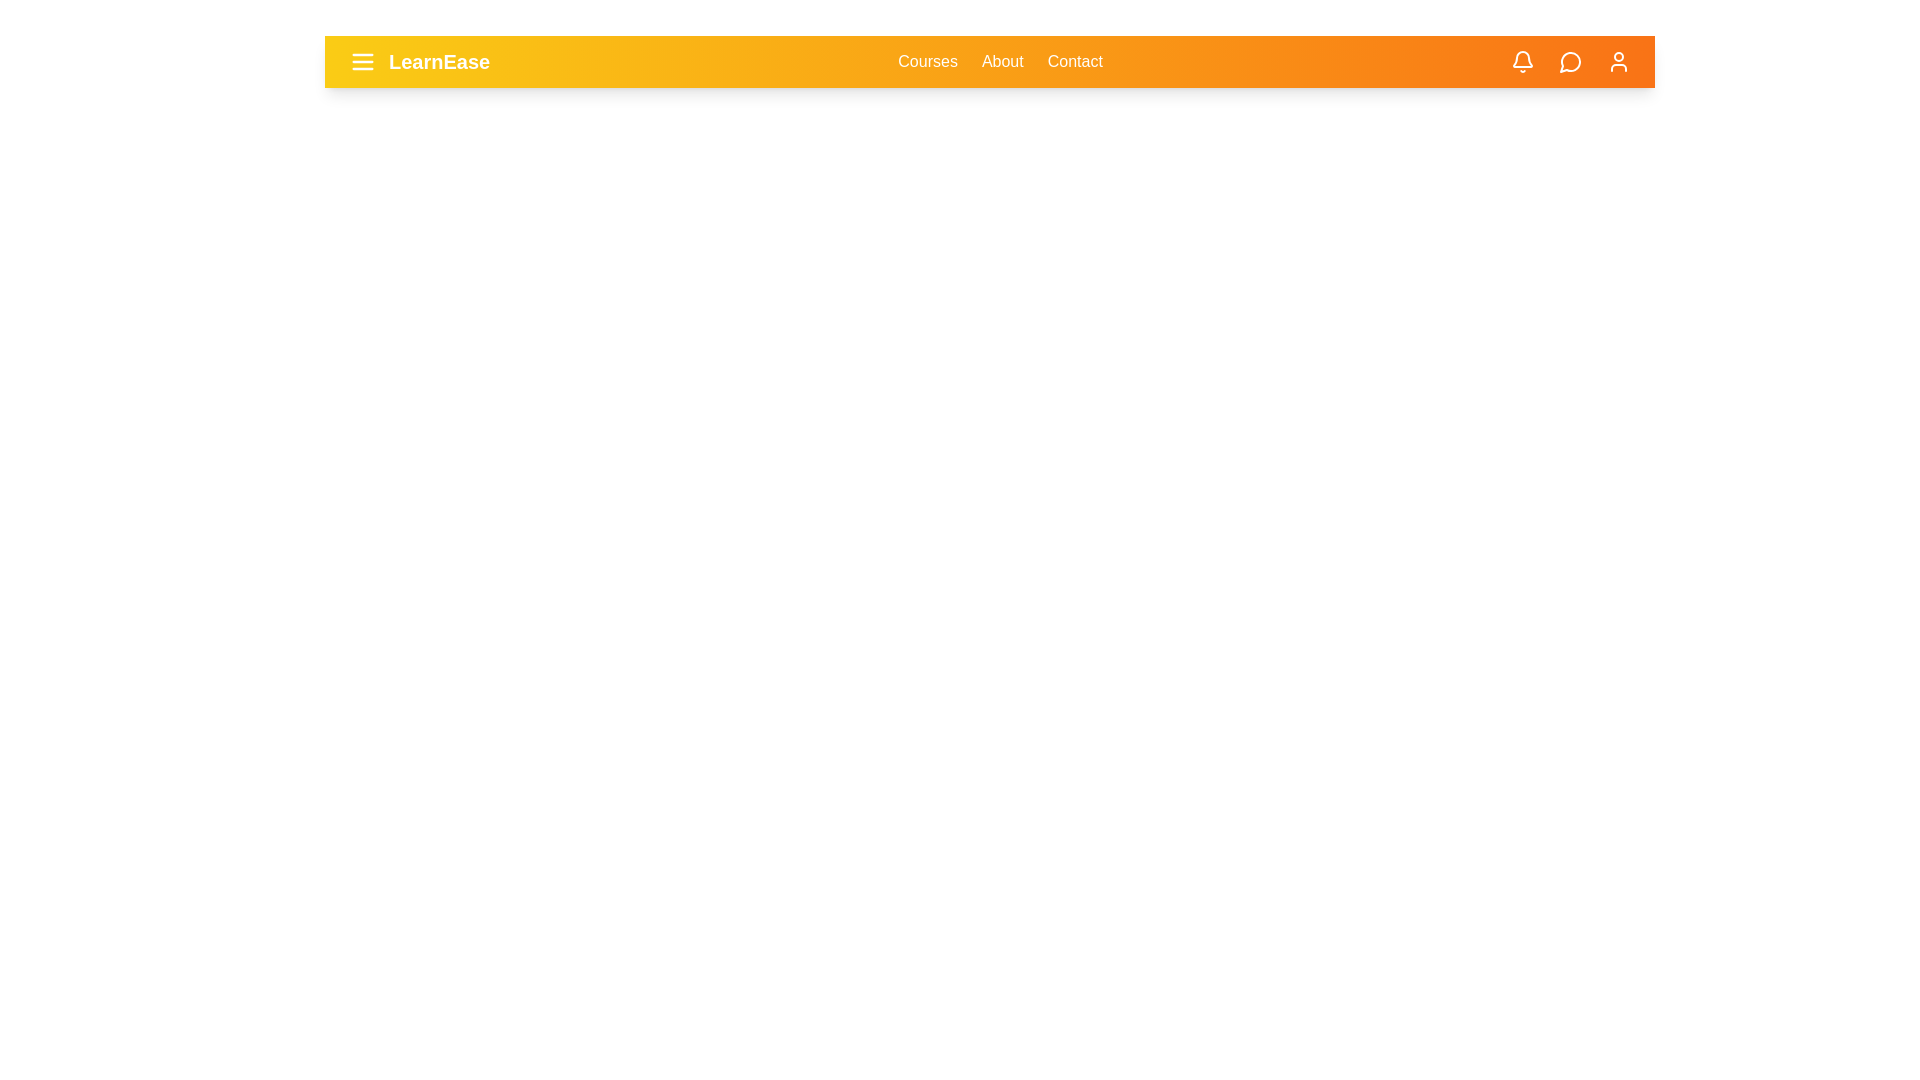  Describe the element at coordinates (363, 60) in the screenshot. I see `the menu icon to open the menu` at that location.